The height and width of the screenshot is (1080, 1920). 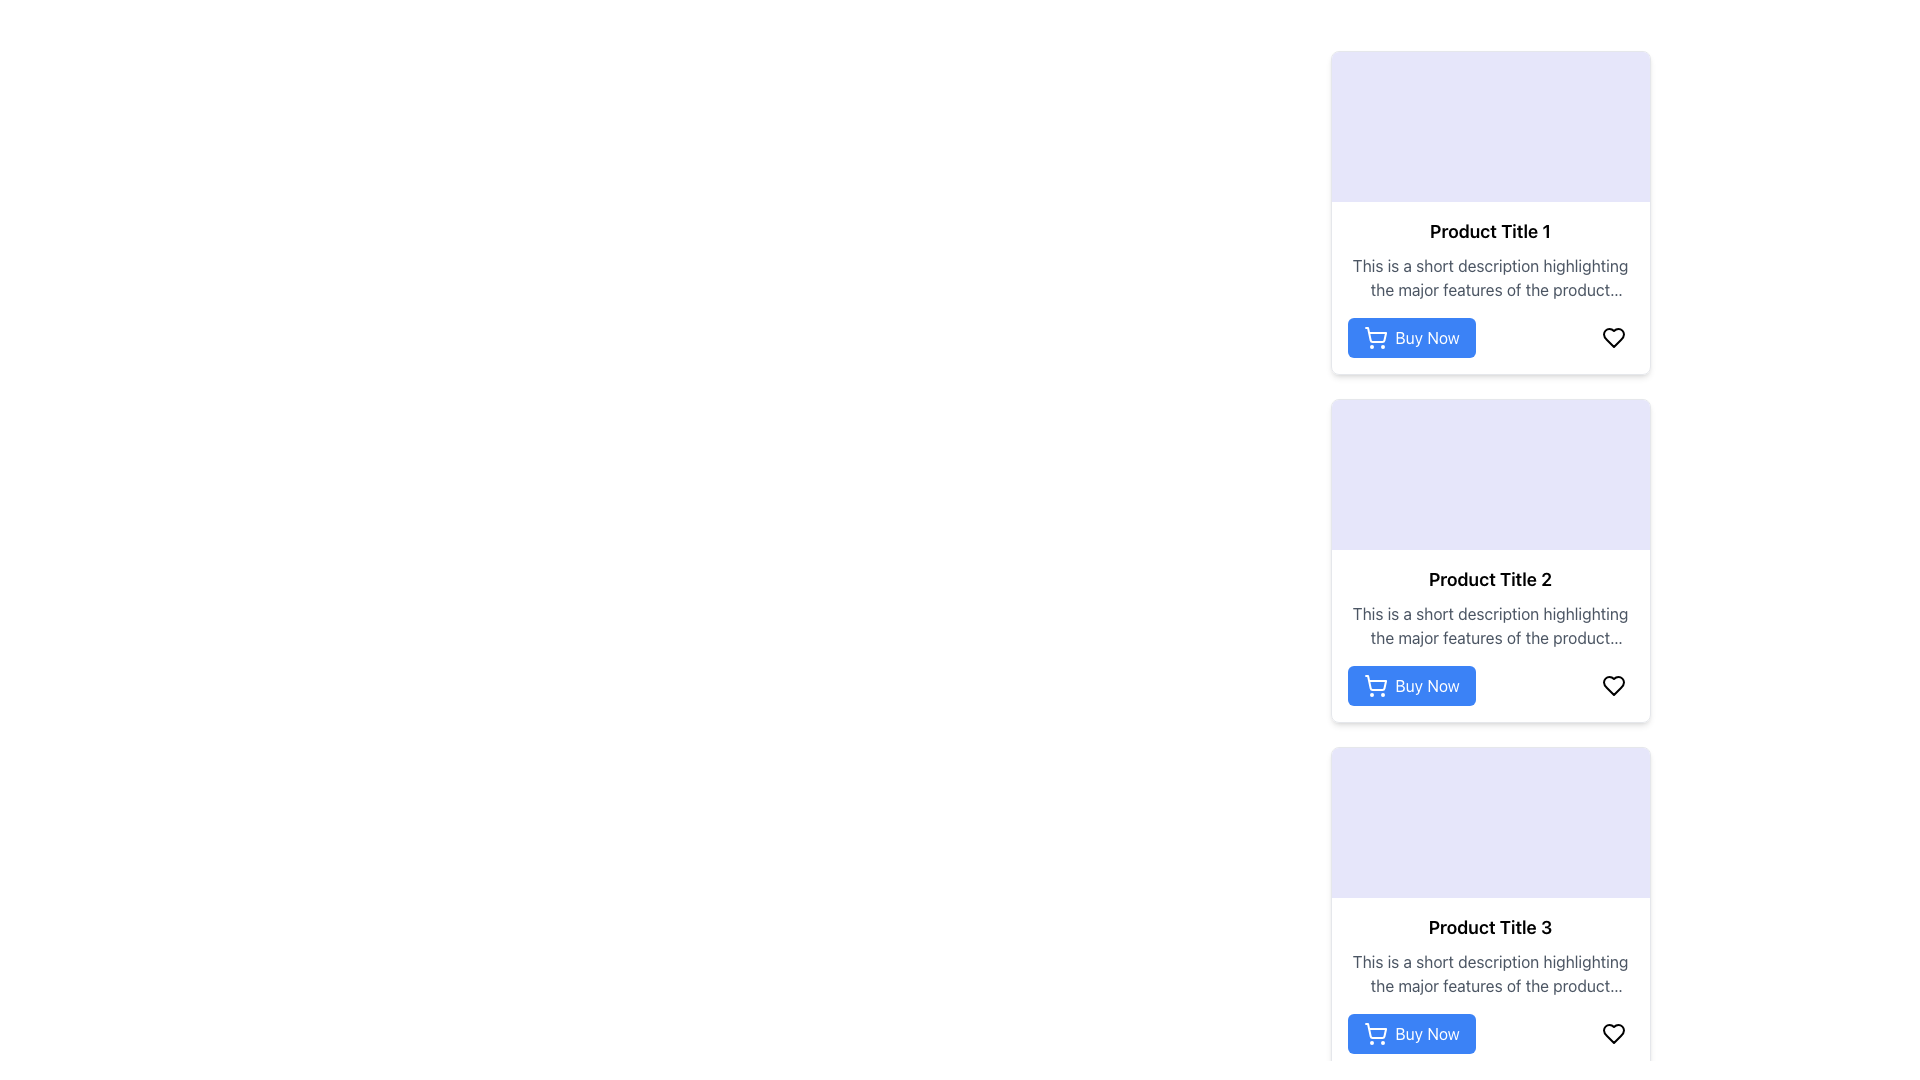 What do you see at coordinates (1613, 685) in the screenshot?
I see `the favorite icon located at the bottom-right corner of the 'Product Title 2' card for additional information` at bounding box center [1613, 685].